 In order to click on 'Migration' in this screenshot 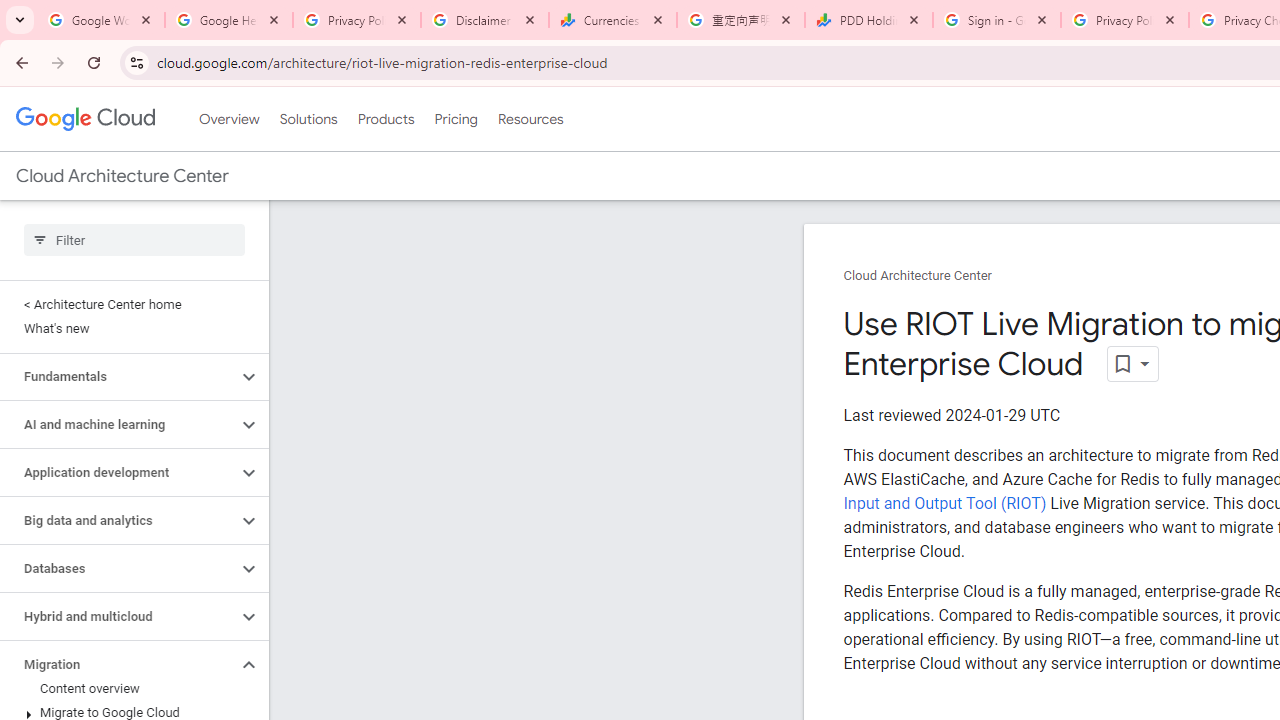, I will do `click(117, 664)`.